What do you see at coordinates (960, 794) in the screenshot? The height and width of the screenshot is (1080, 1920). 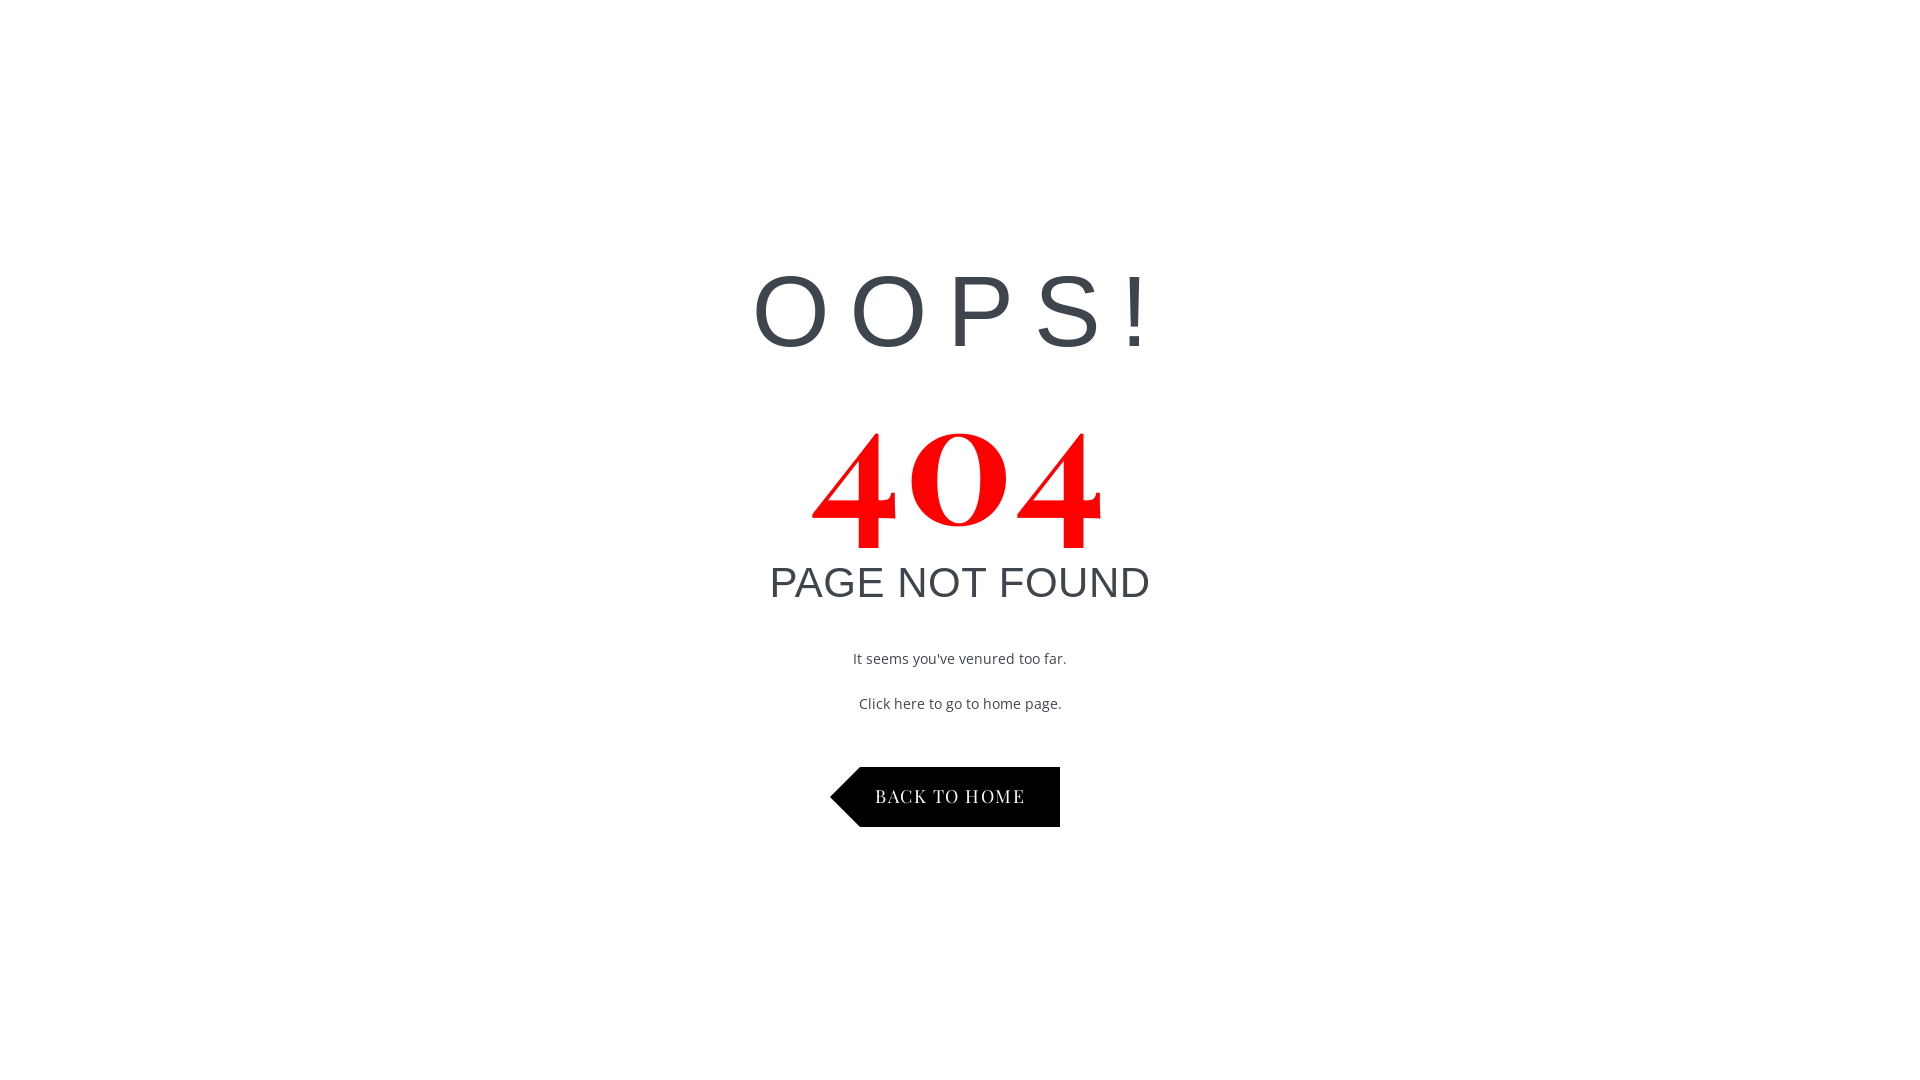 I see `'BACK TO HOME'` at bounding box center [960, 794].